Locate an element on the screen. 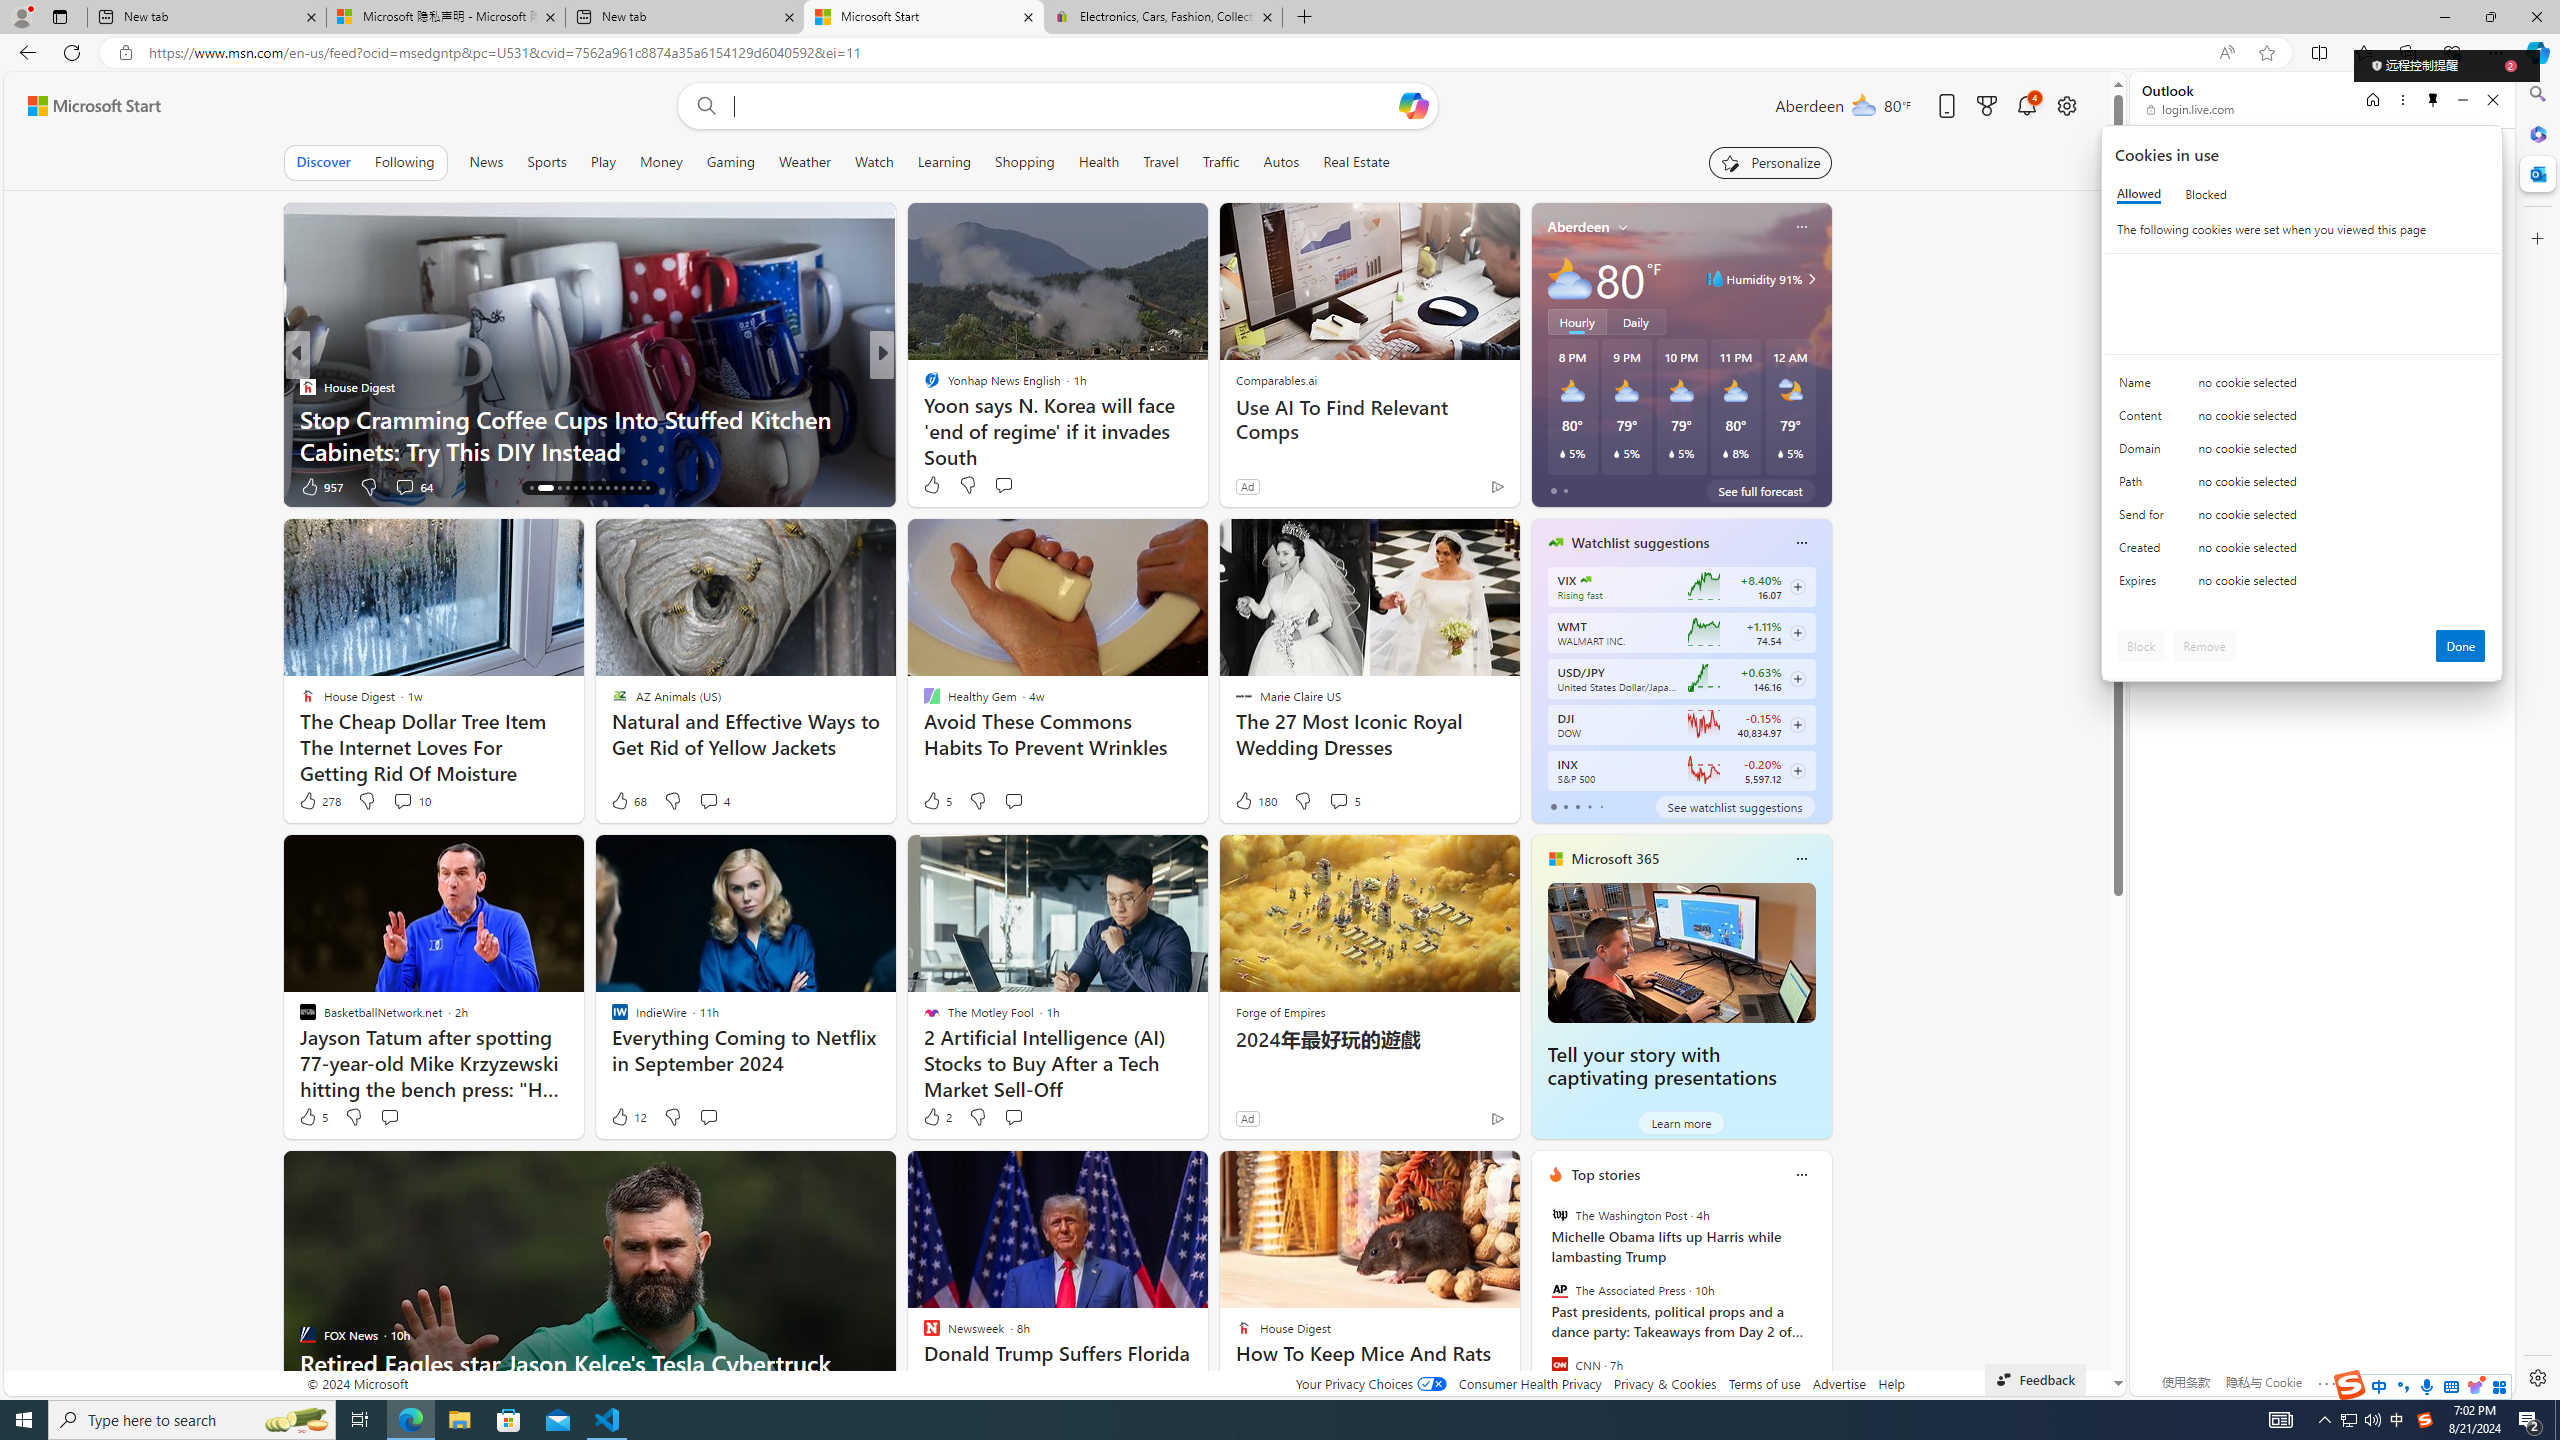  'View comments 4 Comment' is located at coordinates (709, 800).